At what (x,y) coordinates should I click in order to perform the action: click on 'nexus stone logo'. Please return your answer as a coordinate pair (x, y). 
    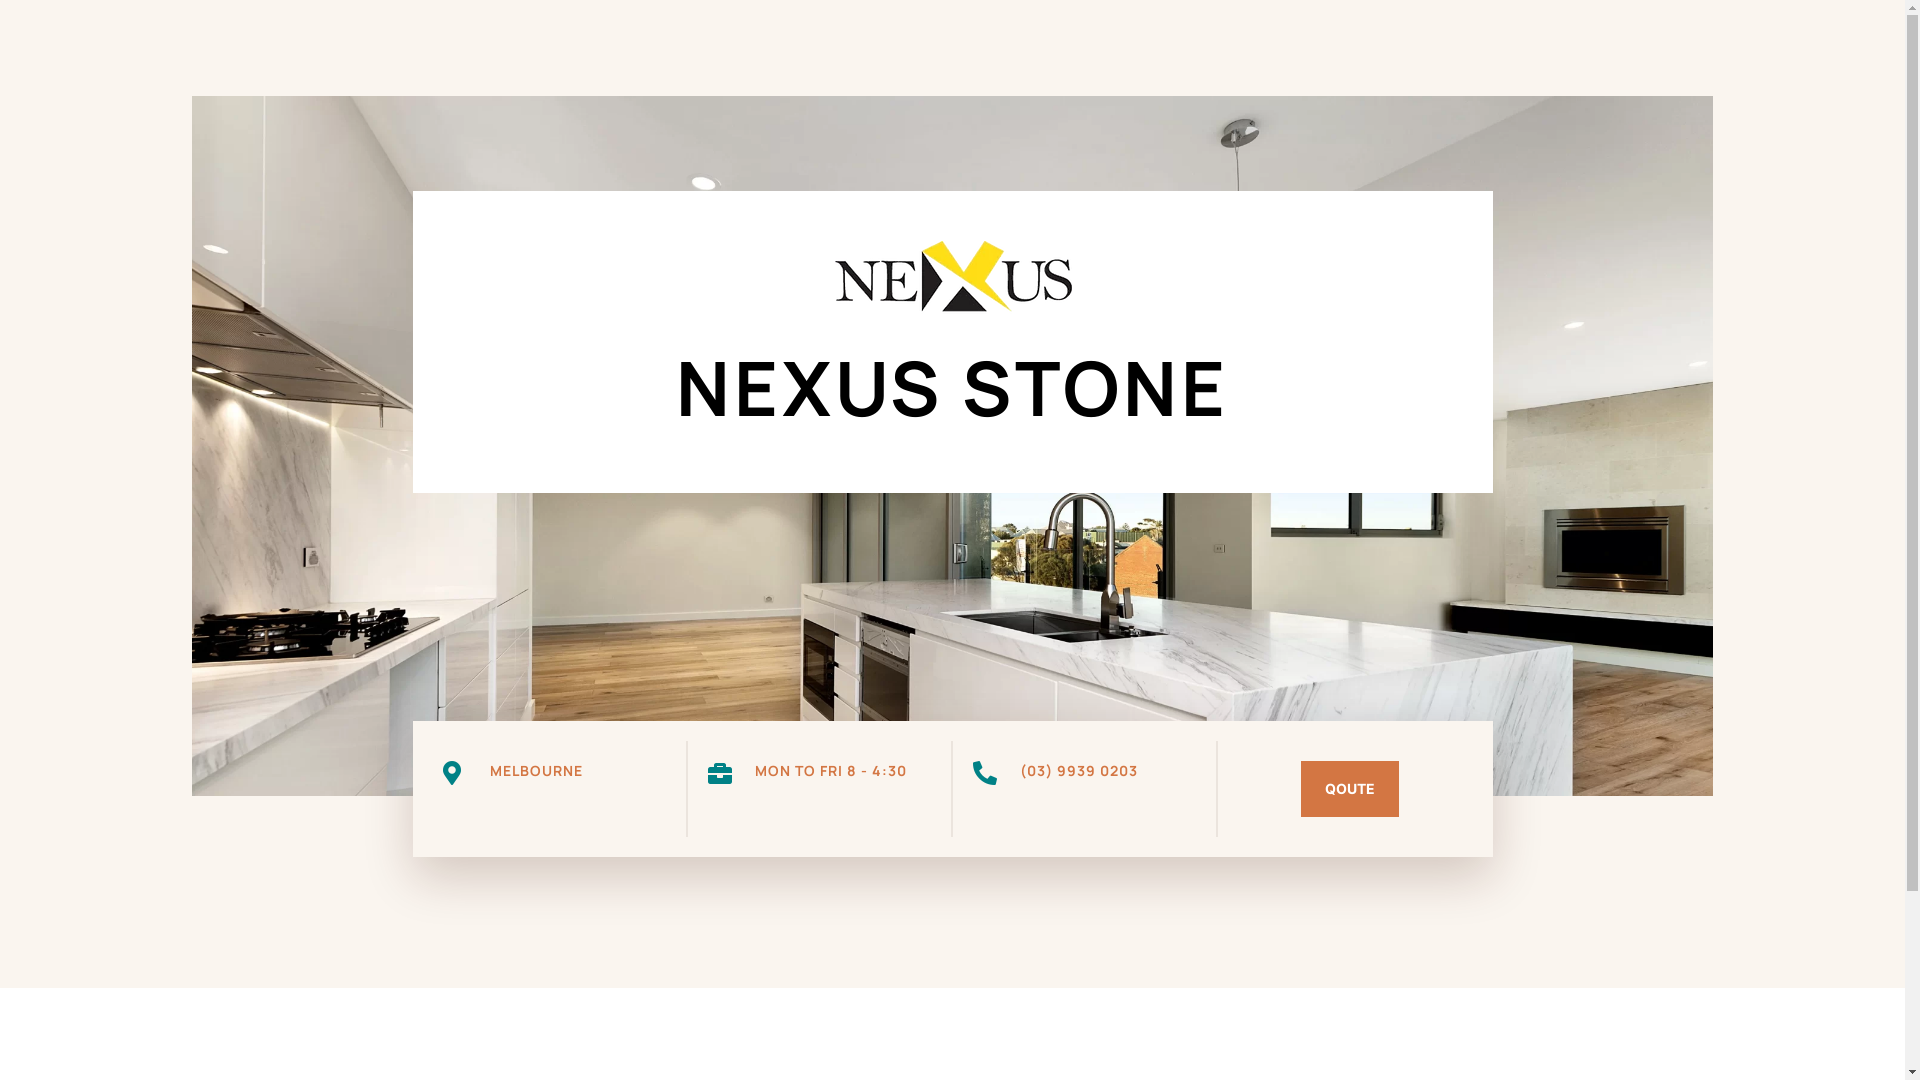
    Looking at the image, I should click on (951, 278).